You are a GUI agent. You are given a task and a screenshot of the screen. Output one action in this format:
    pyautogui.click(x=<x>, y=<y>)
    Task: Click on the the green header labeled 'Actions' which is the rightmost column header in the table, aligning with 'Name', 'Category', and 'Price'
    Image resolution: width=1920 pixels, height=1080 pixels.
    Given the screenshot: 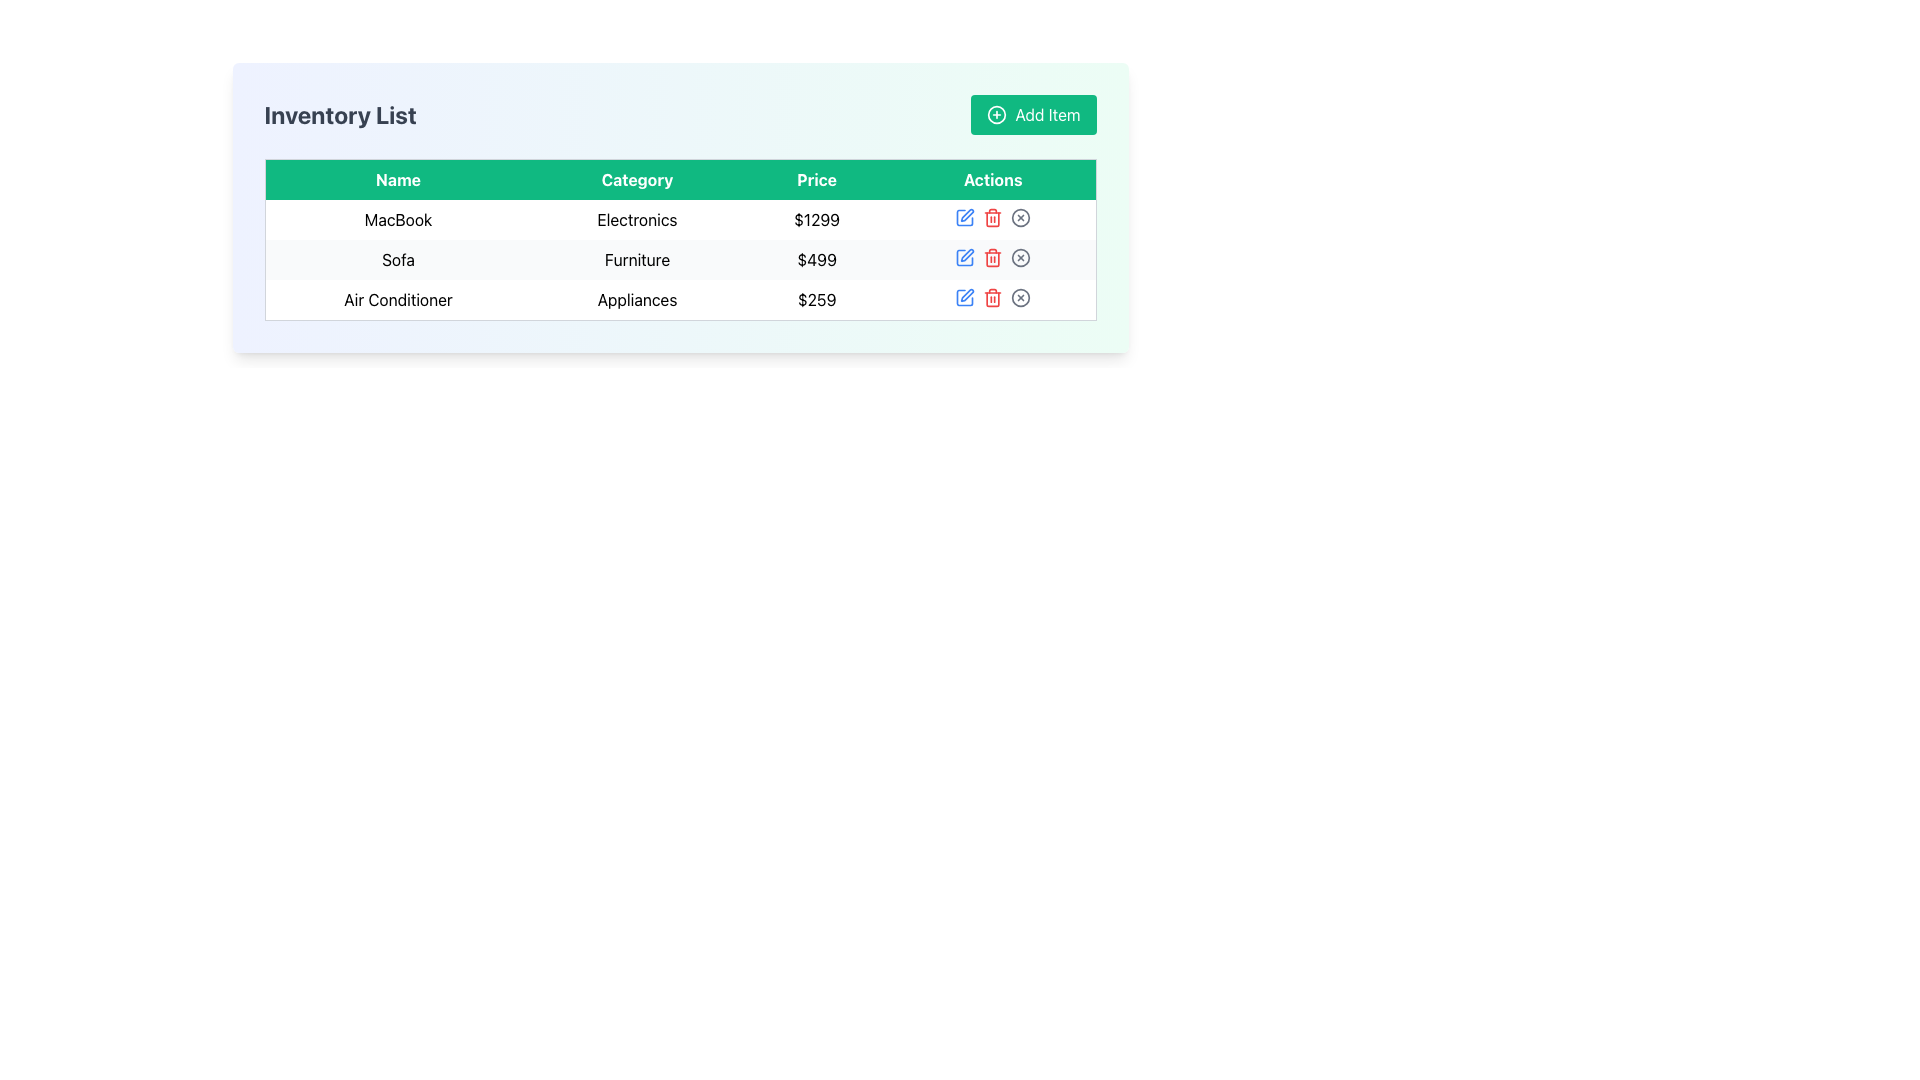 What is the action you would take?
    pyautogui.click(x=993, y=178)
    